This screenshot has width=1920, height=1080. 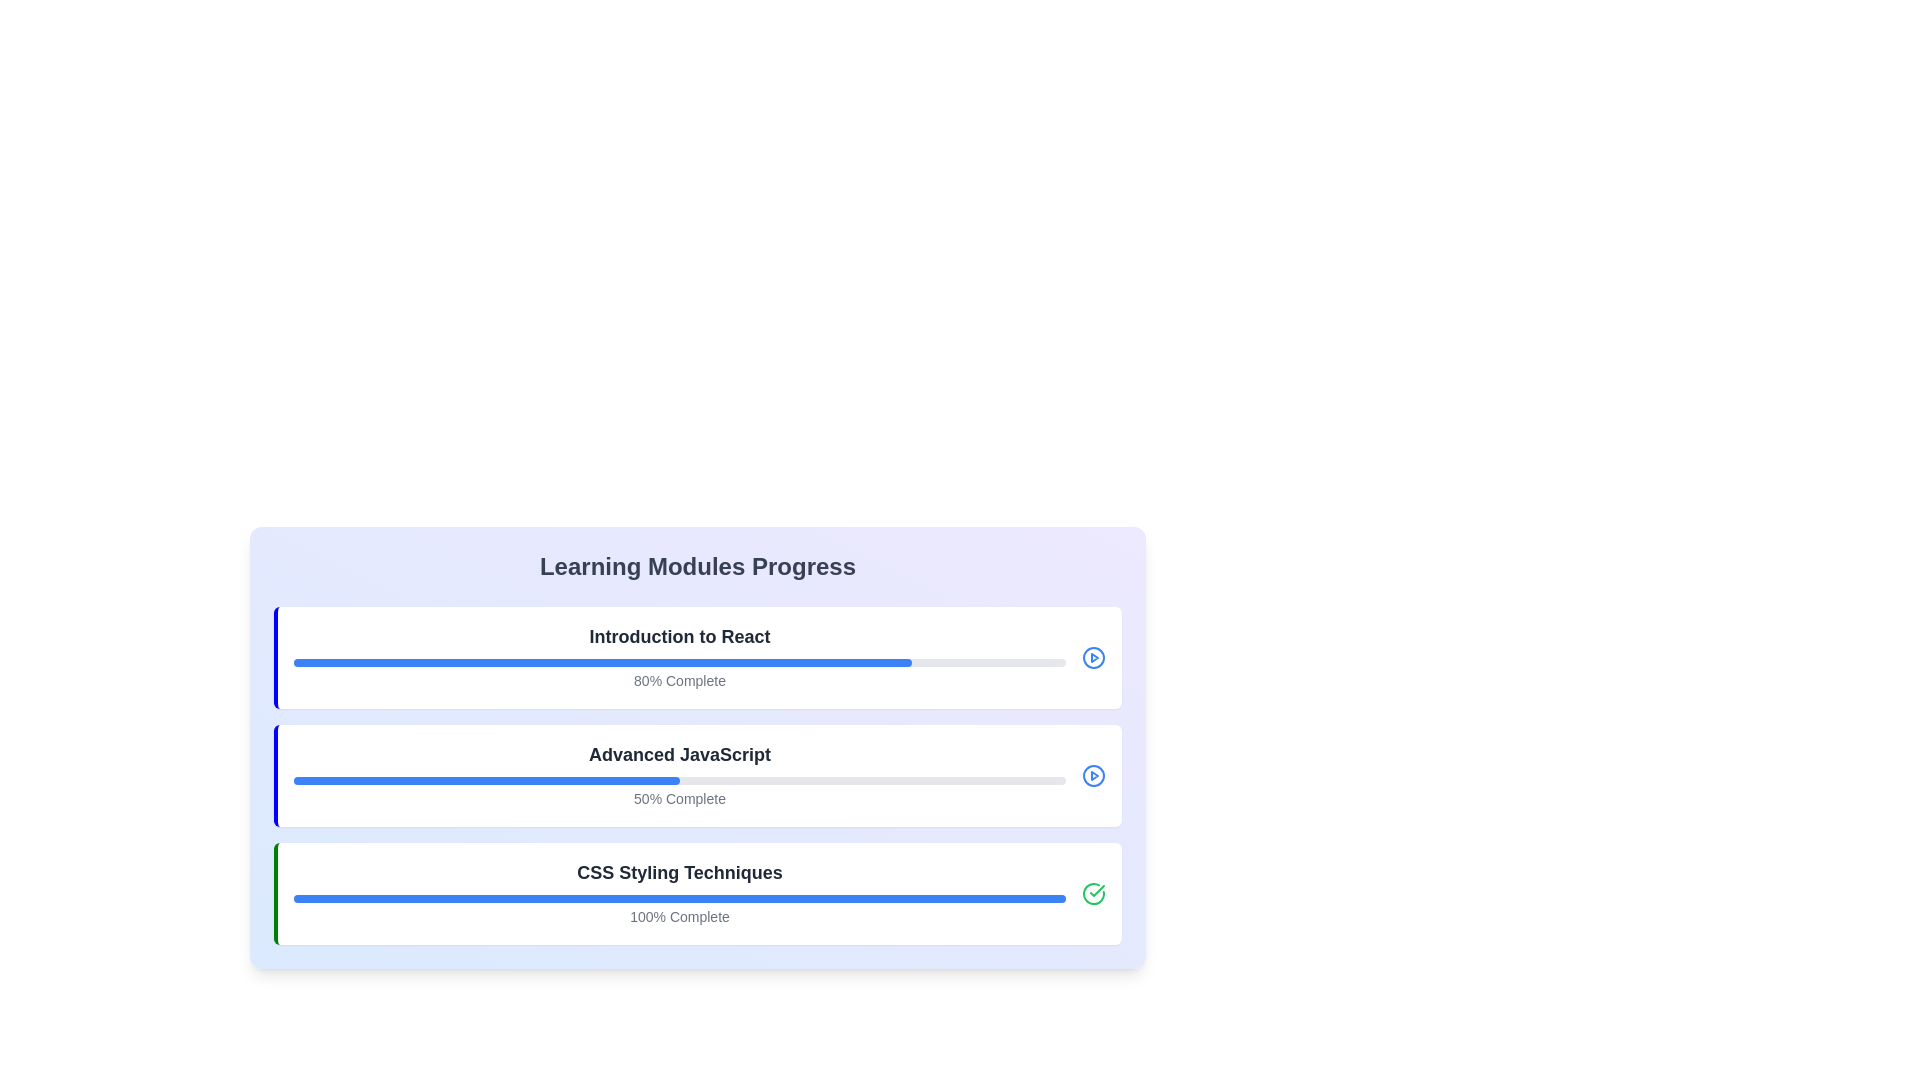 What do you see at coordinates (1093, 774) in the screenshot?
I see `the play button for the 'Advanced JavaScript' module located at the rightmost side of the progress block` at bounding box center [1093, 774].